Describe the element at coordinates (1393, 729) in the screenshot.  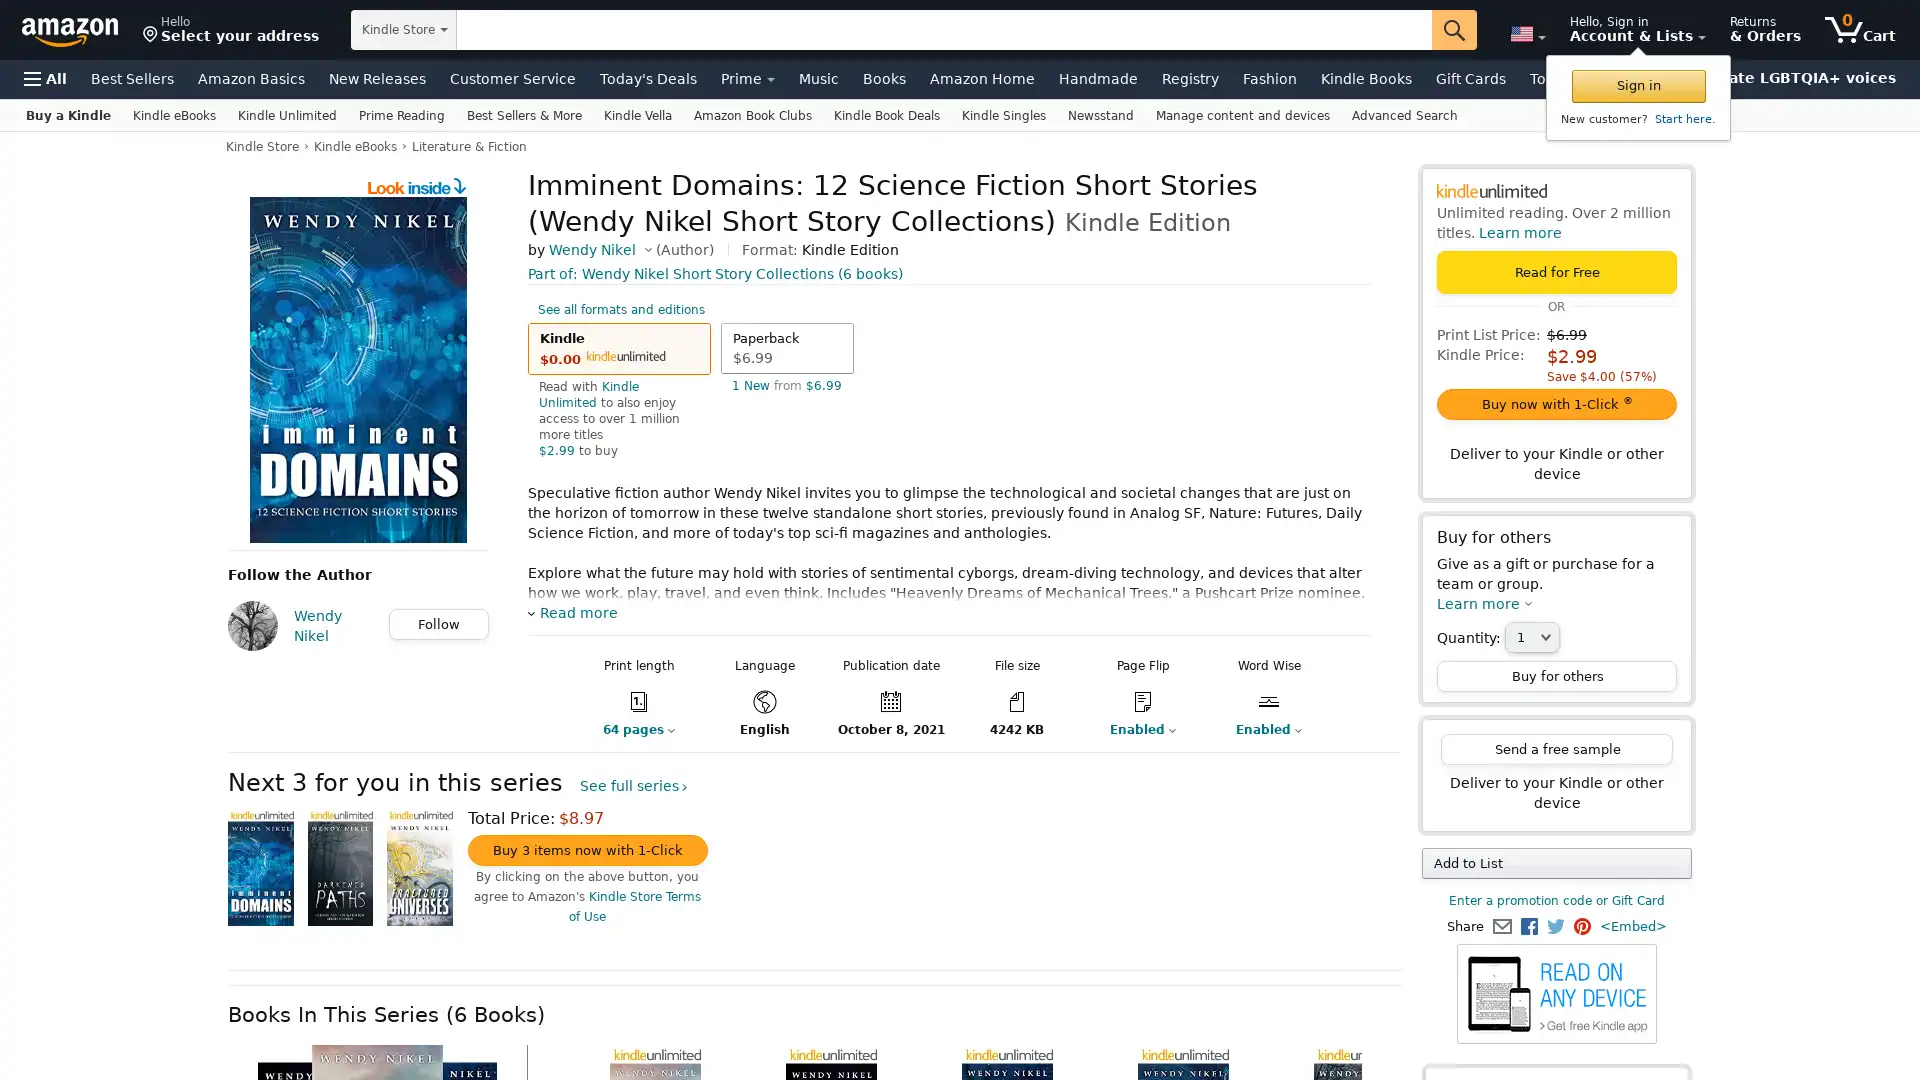
I see `Enabled` at that location.